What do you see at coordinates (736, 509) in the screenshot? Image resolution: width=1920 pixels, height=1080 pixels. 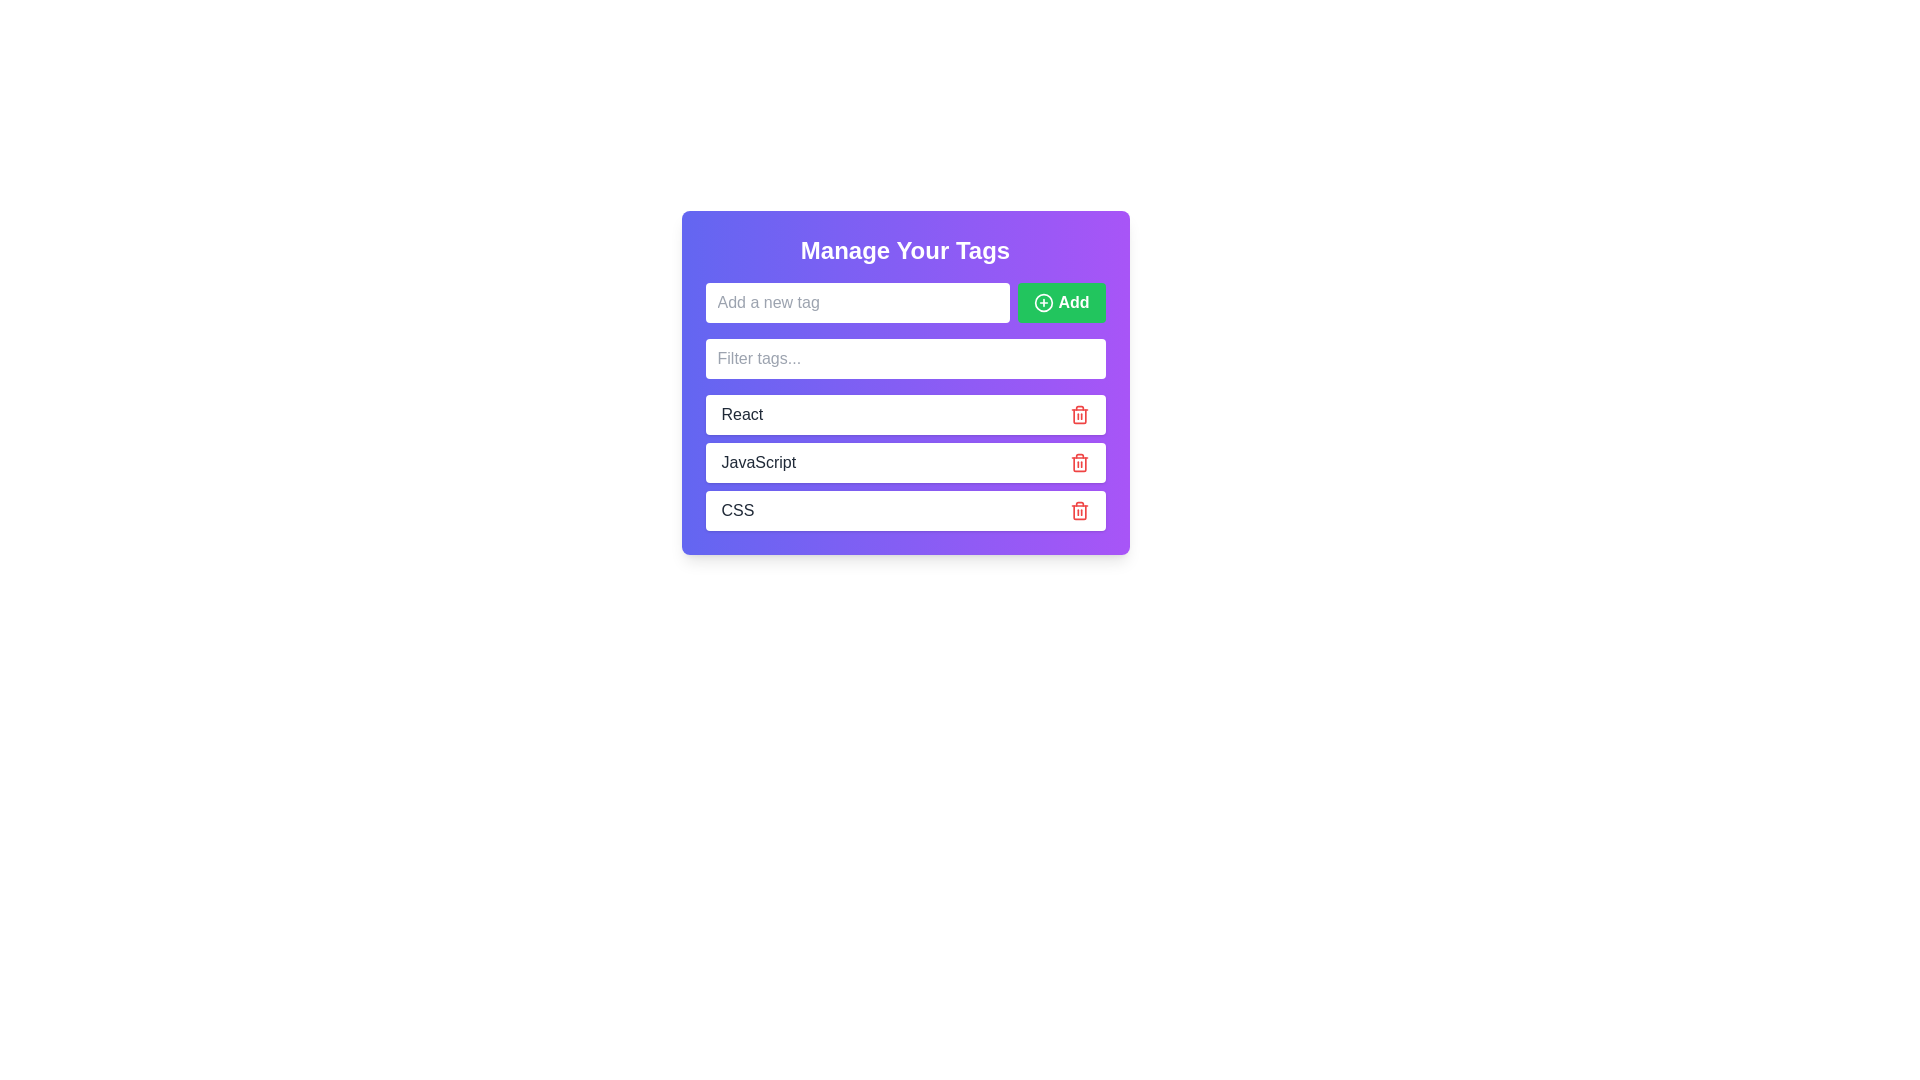 I see `the 'CSS' text label element, which is part of a list of tags located beneath the 'JavaScript' row` at bounding box center [736, 509].